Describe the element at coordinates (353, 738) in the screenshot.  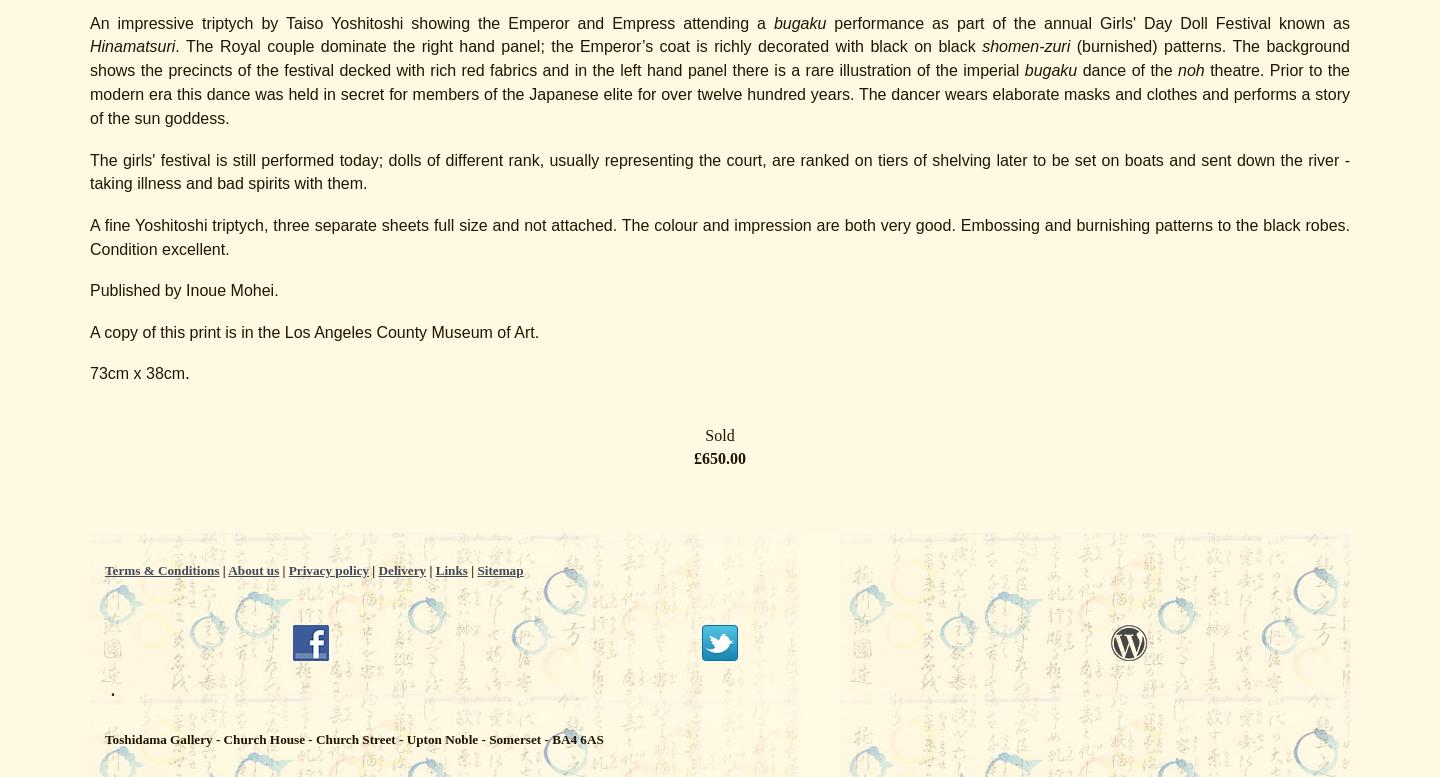
I see `'Toshidama Gallery - Church House - Church Street - Upton Noble - Somerset - BA4 6AS'` at that location.